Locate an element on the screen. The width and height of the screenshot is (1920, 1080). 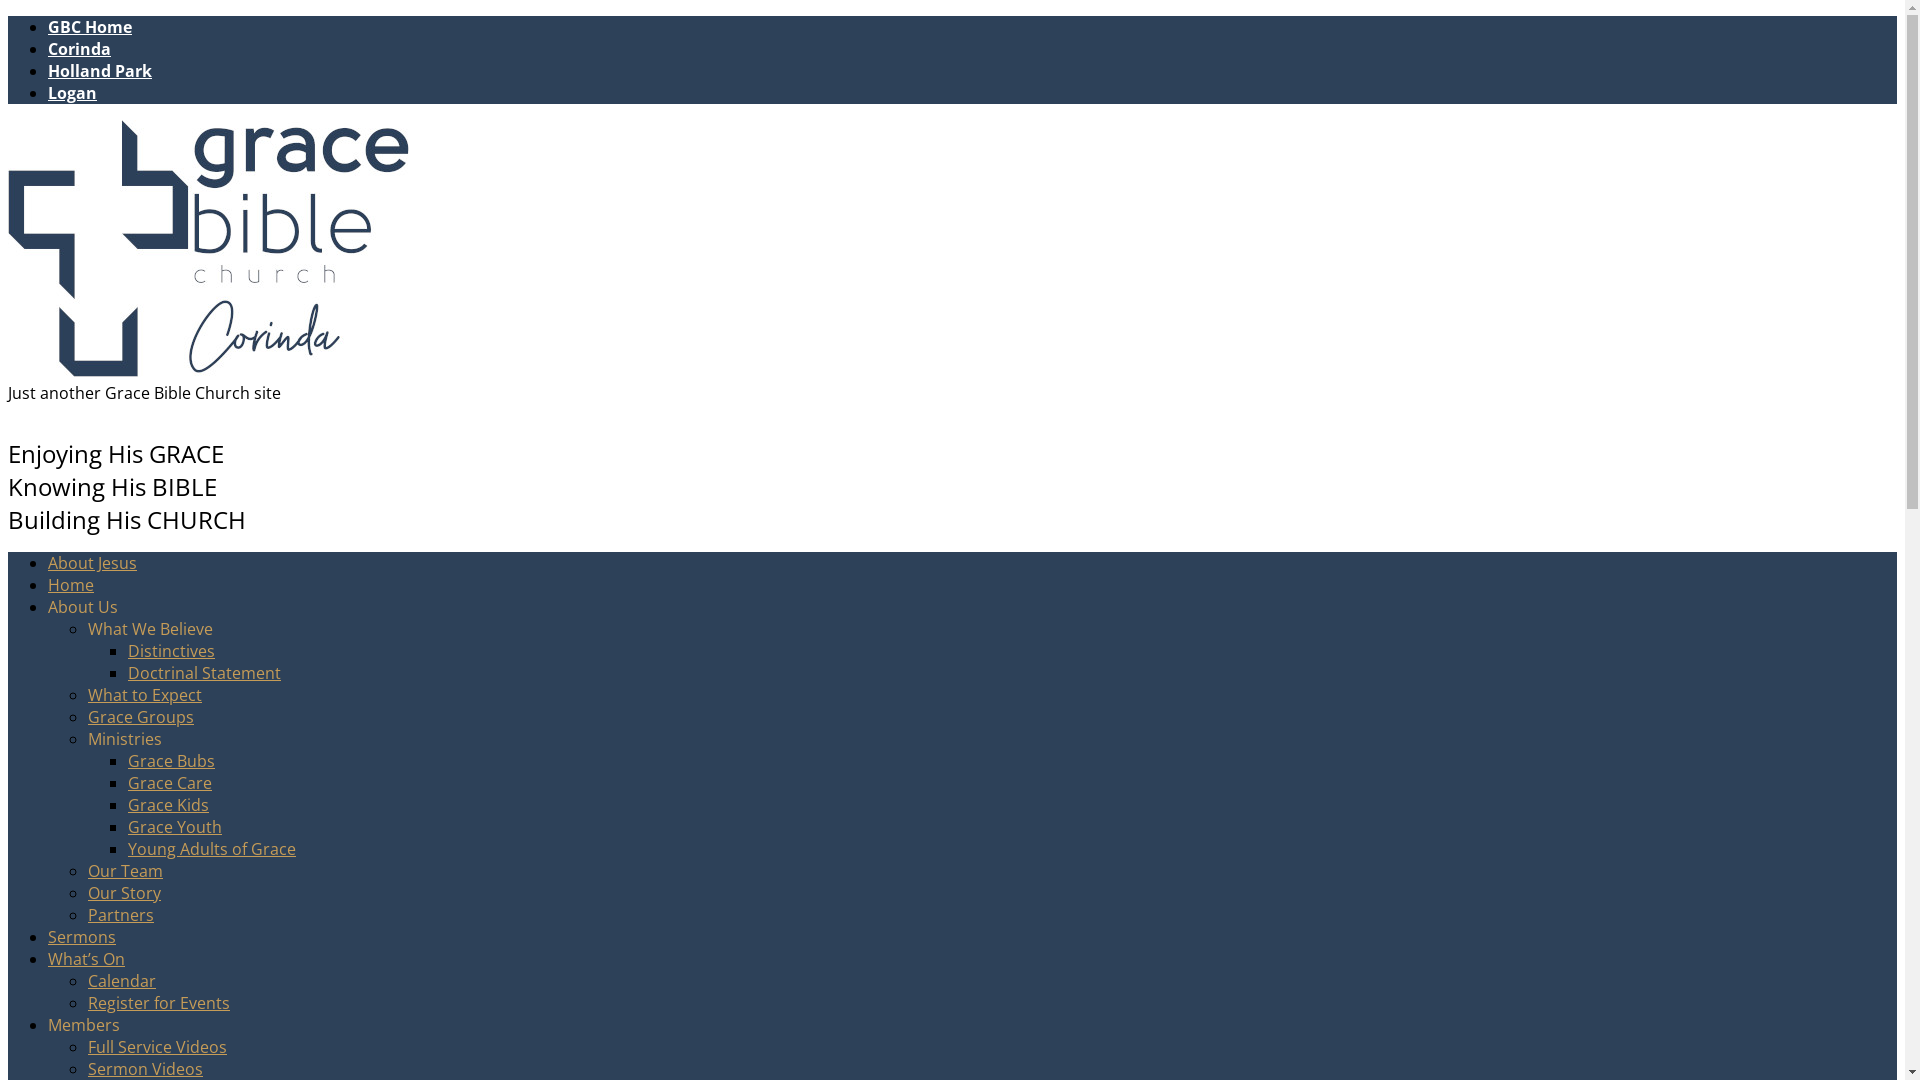
'Our Team' is located at coordinates (124, 870).